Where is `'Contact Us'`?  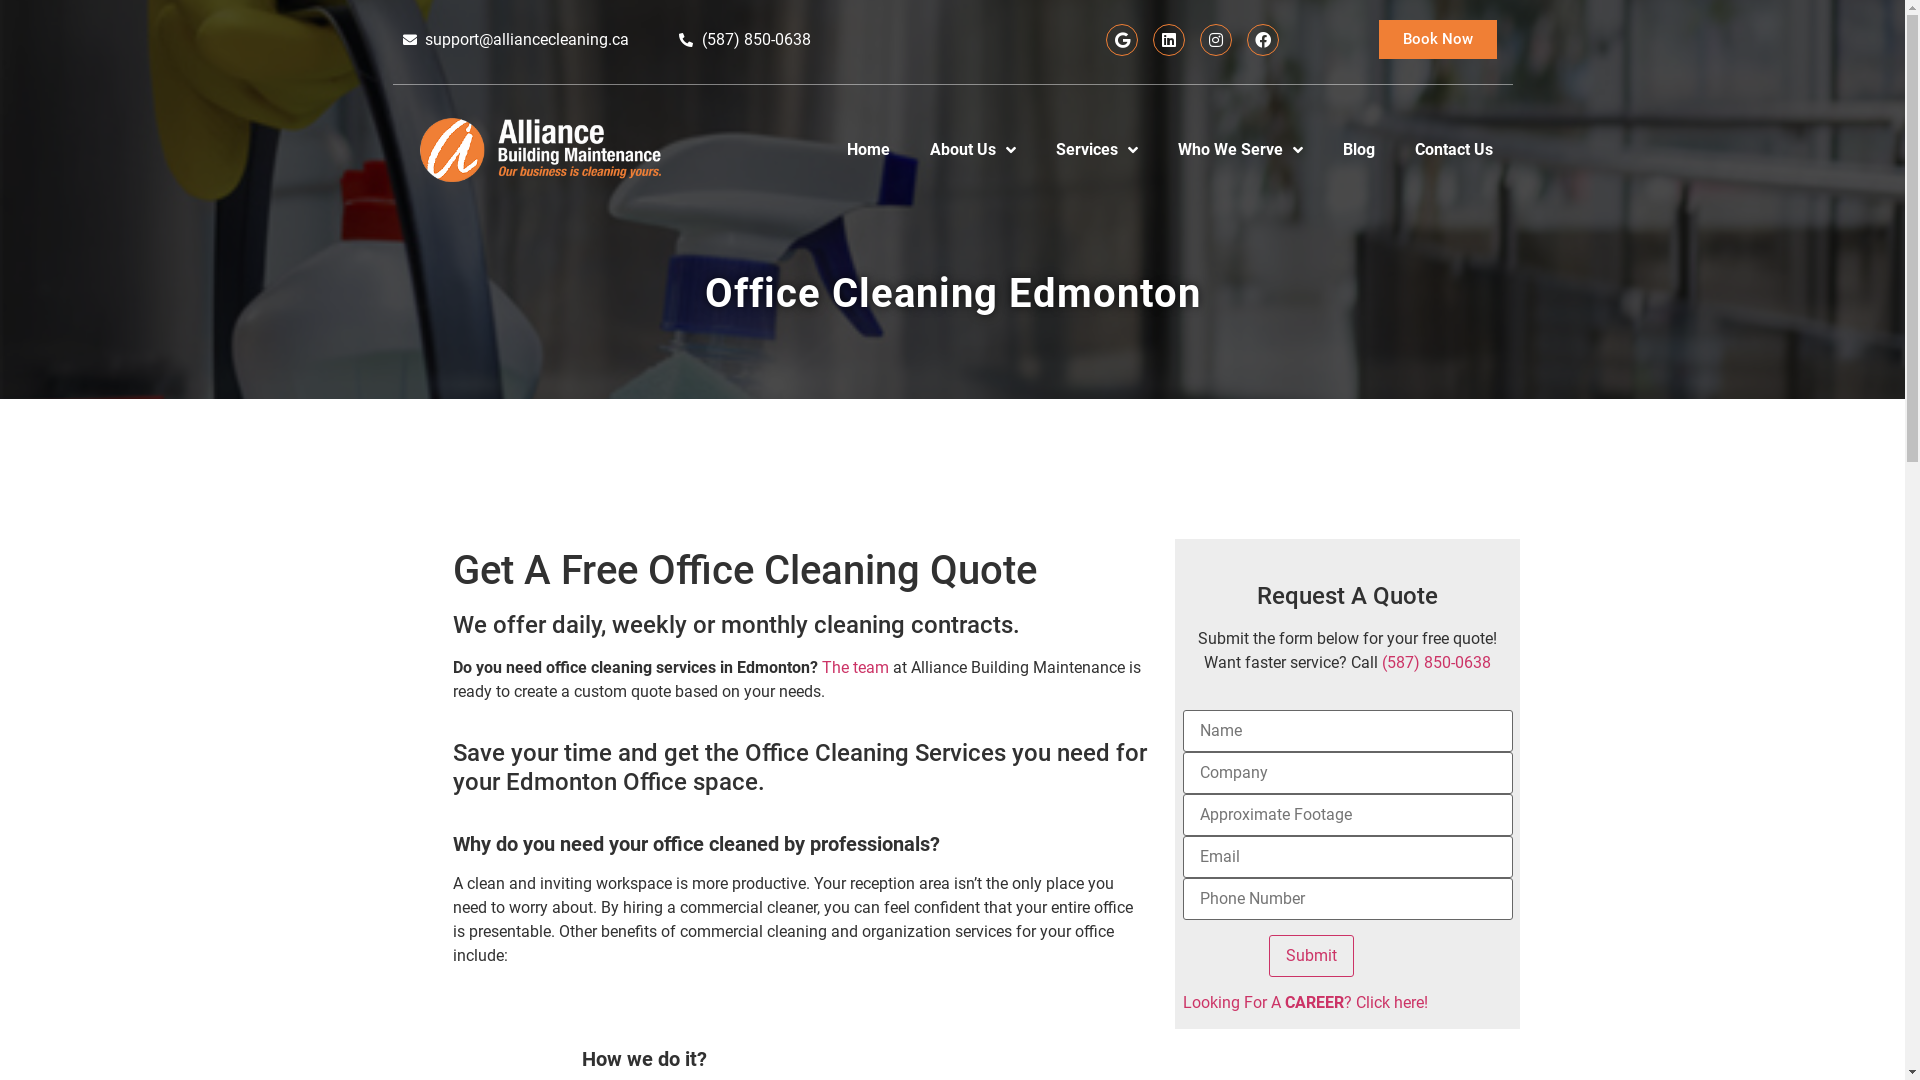 'Contact Us' is located at coordinates (1453, 150).